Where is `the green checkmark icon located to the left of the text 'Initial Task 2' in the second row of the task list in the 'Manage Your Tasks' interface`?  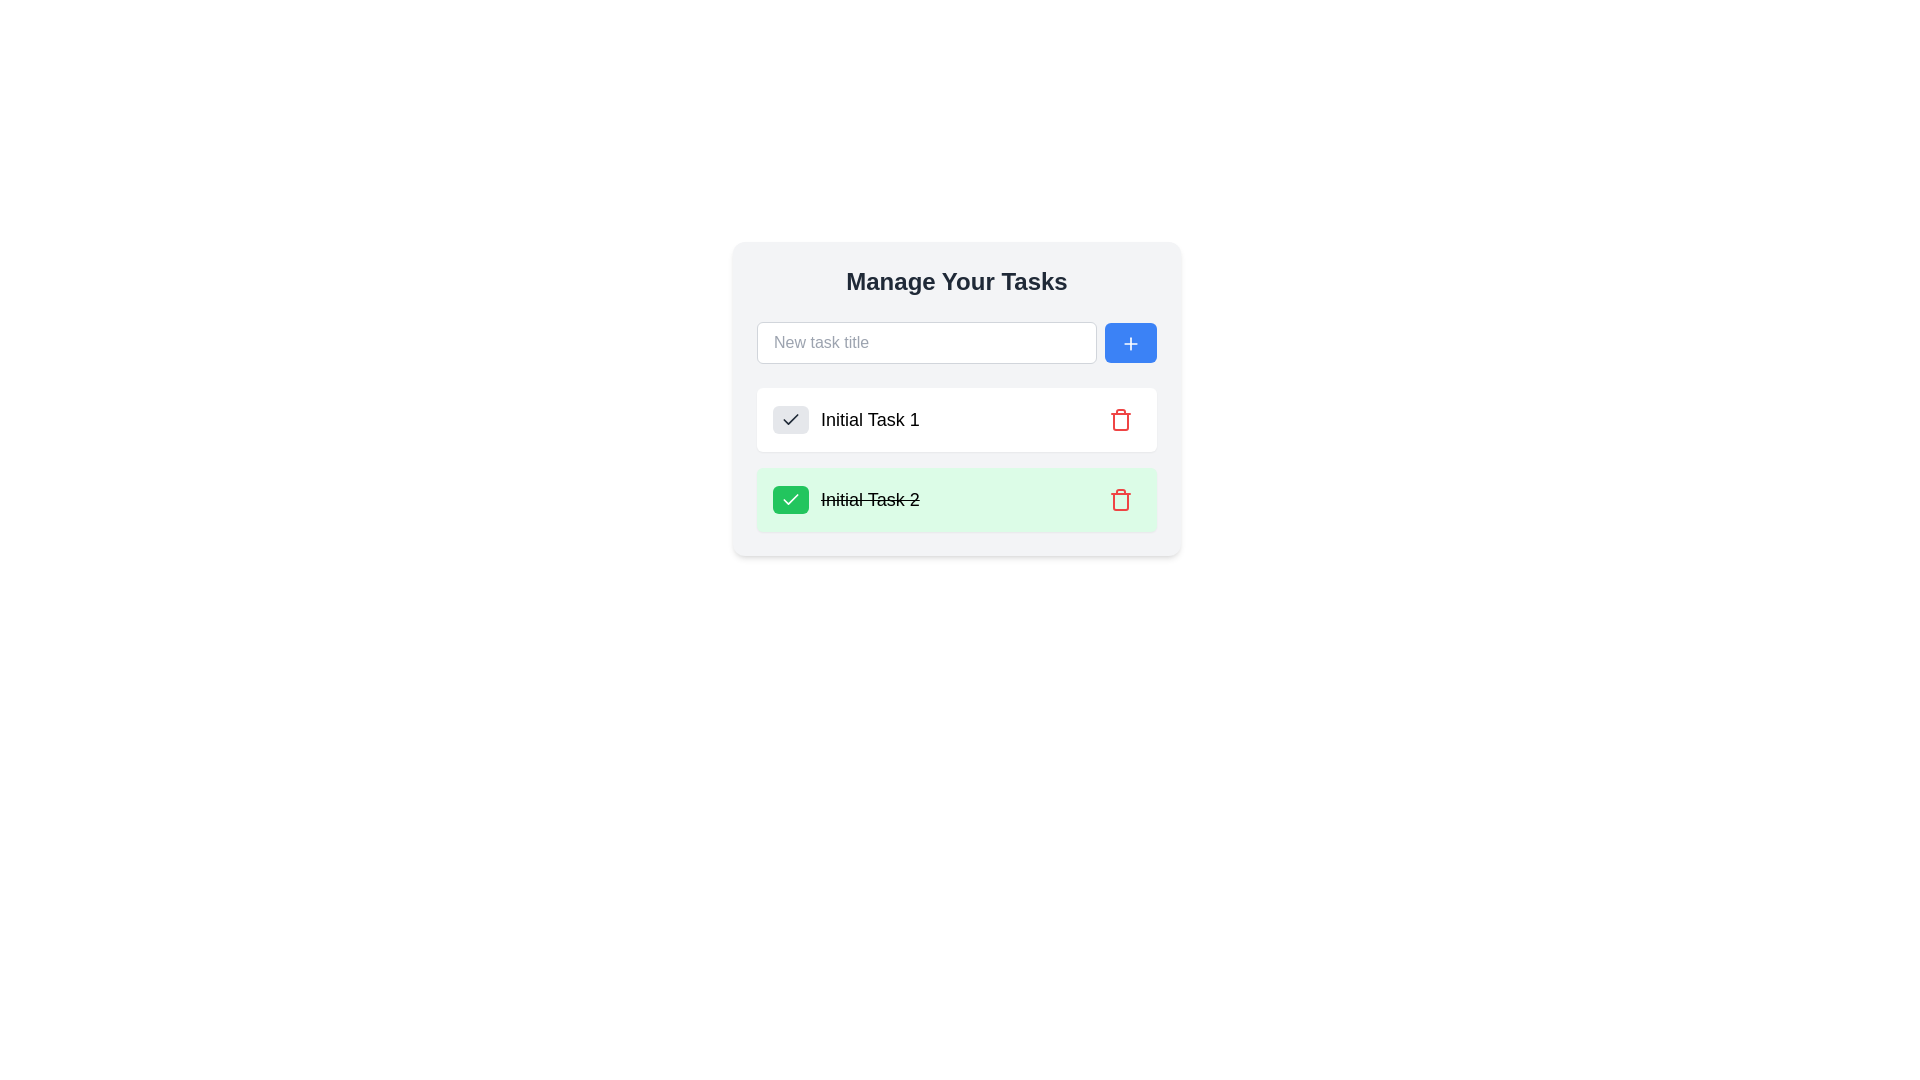 the green checkmark icon located to the left of the text 'Initial Task 2' in the second row of the task list in the 'Manage Your Tasks' interface is located at coordinates (790, 419).